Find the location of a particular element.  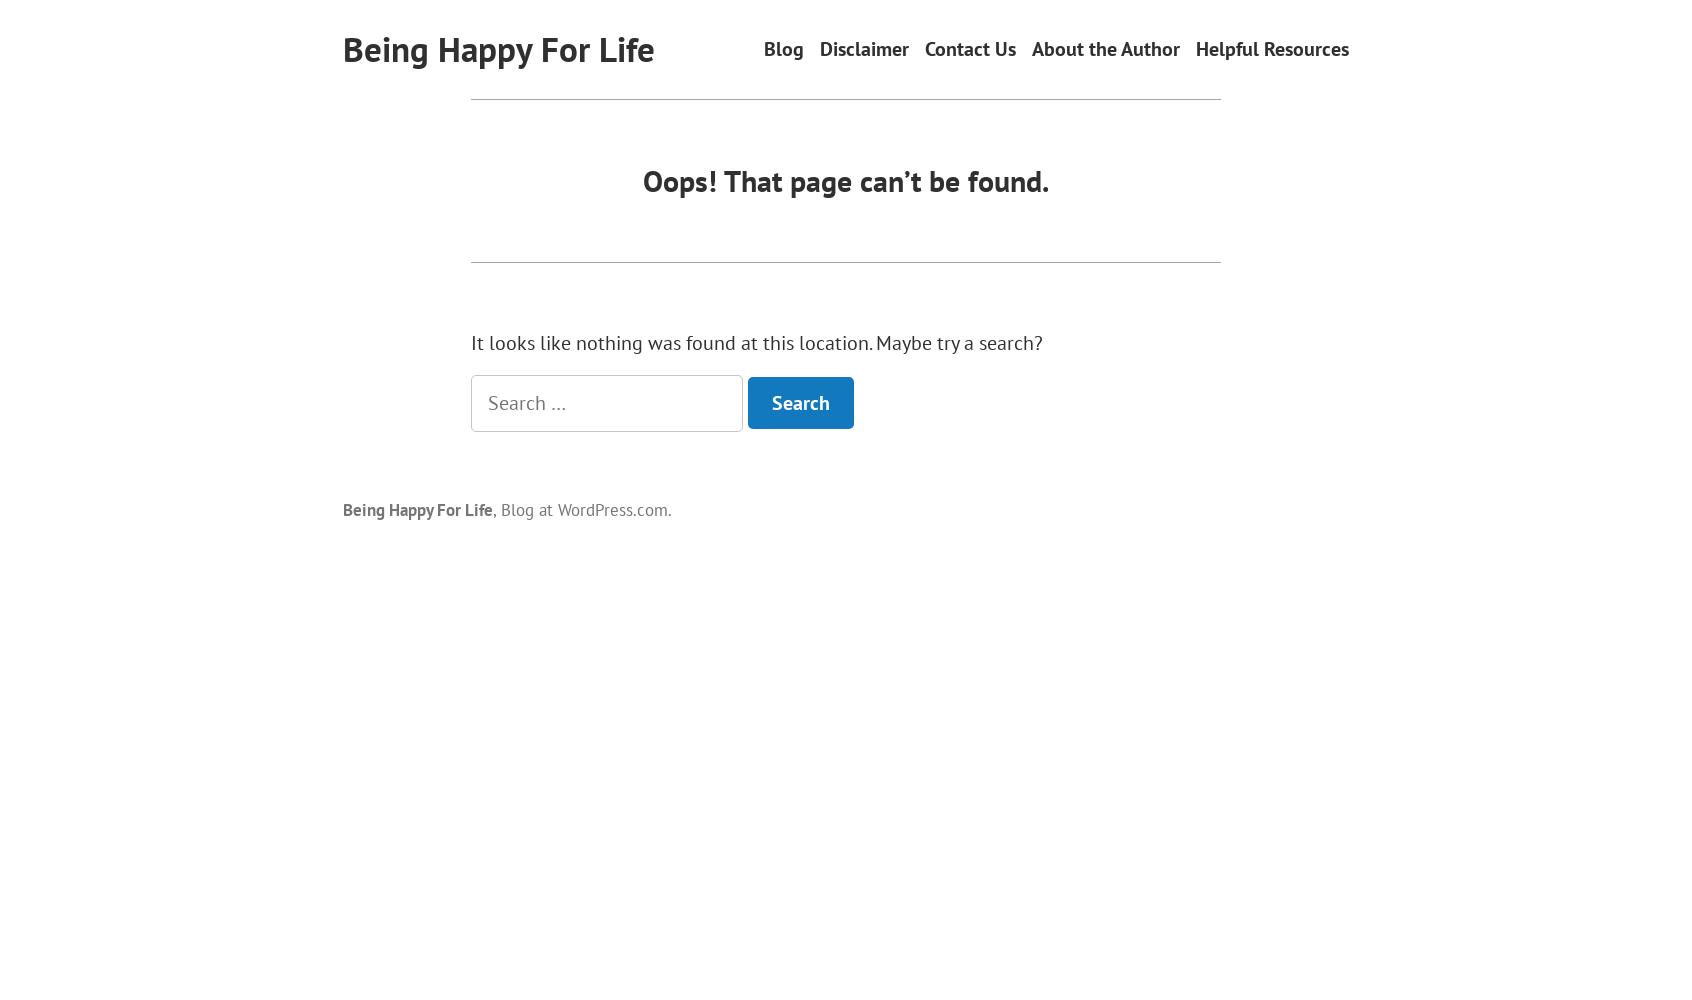

'Helpful Resources' is located at coordinates (1271, 49).